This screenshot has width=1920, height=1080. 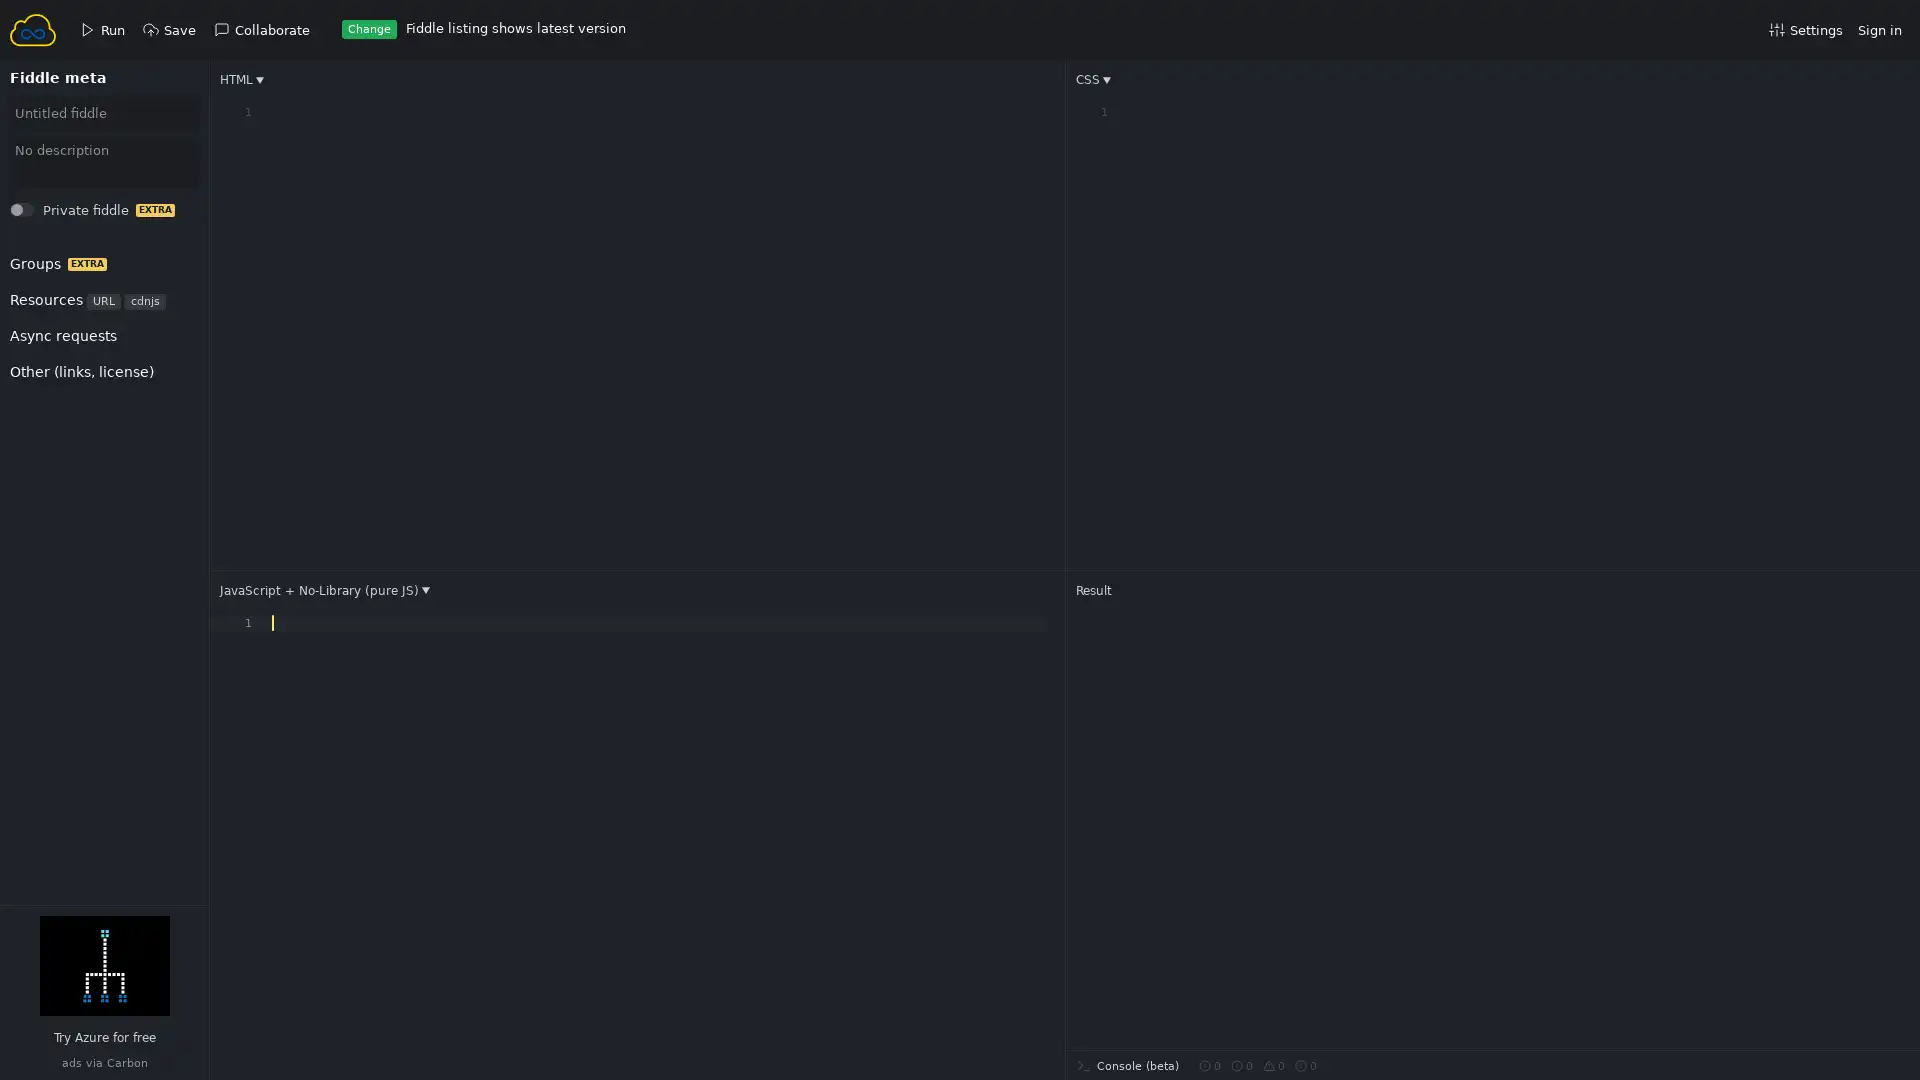 I want to click on Fork, so click(x=41, y=215).